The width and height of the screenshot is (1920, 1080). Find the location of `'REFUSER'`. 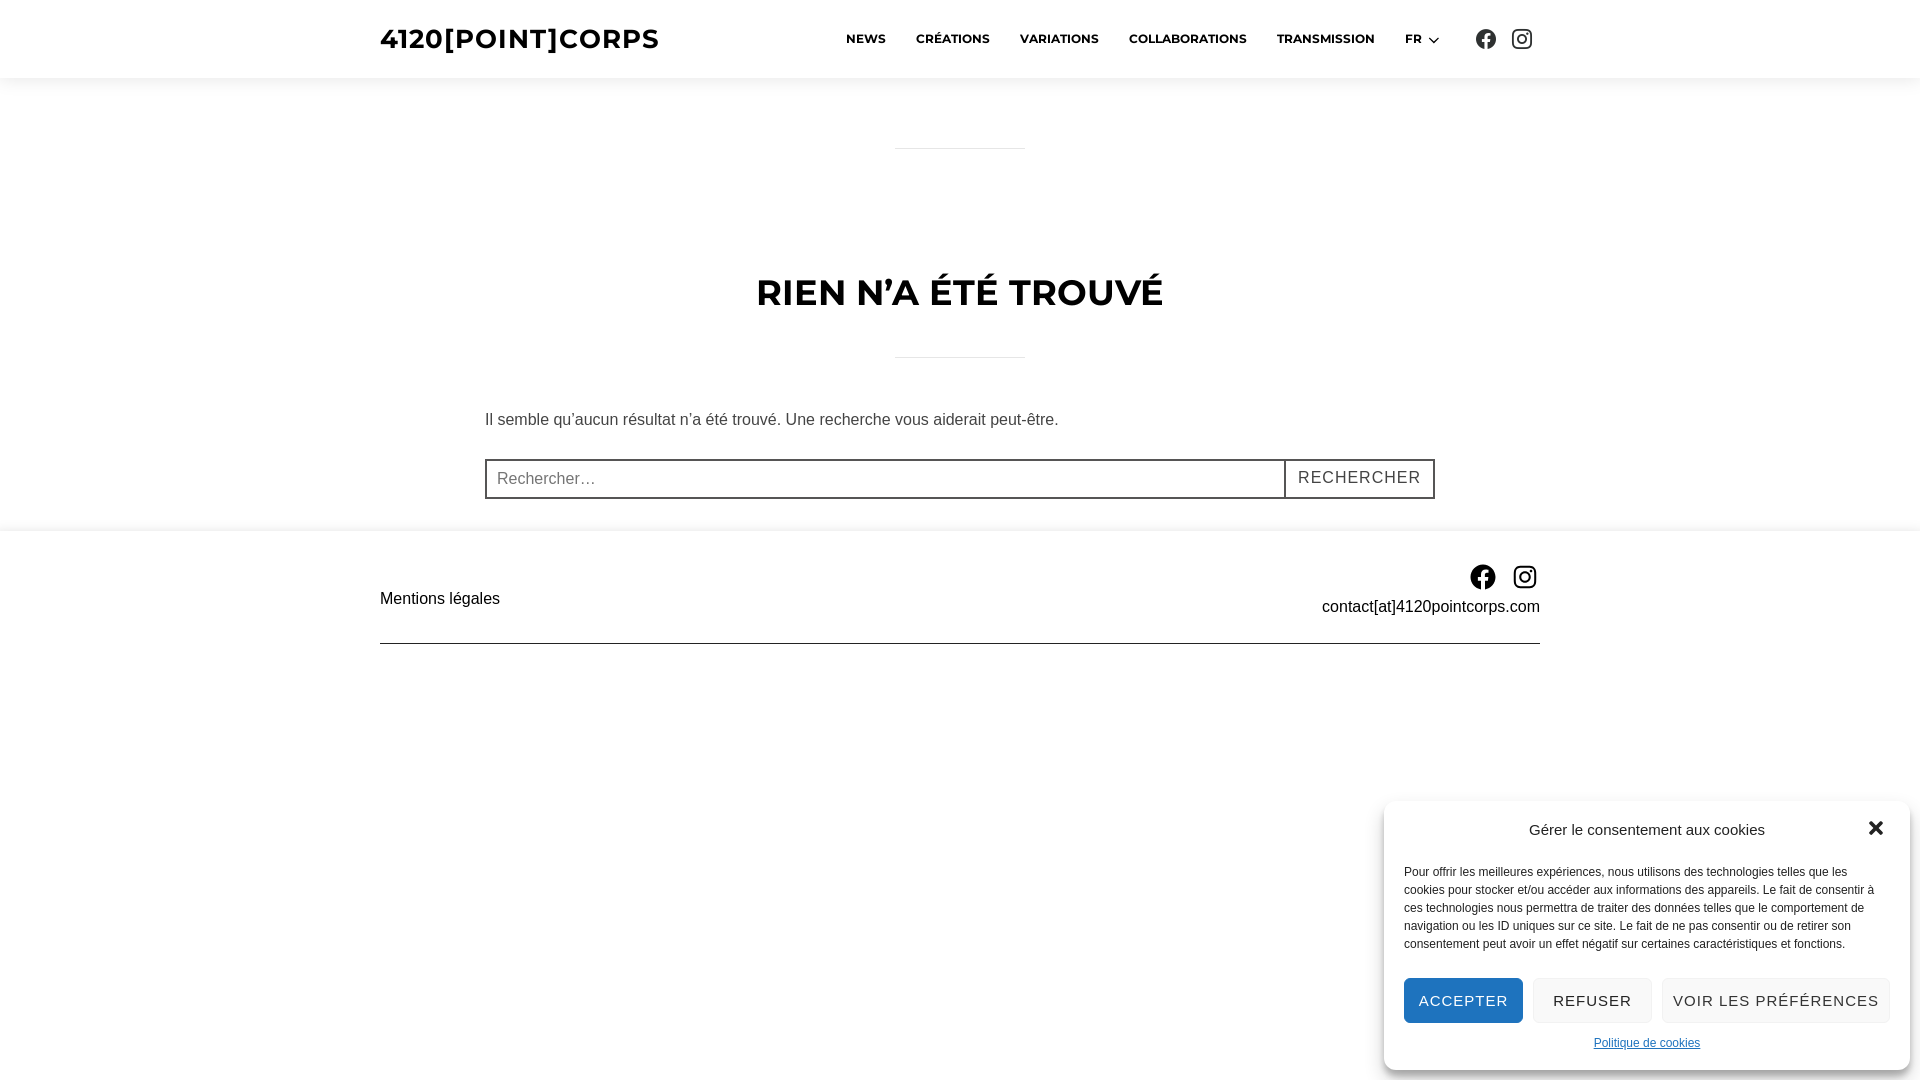

'REFUSER' is located at coordinates (1591, 1000).